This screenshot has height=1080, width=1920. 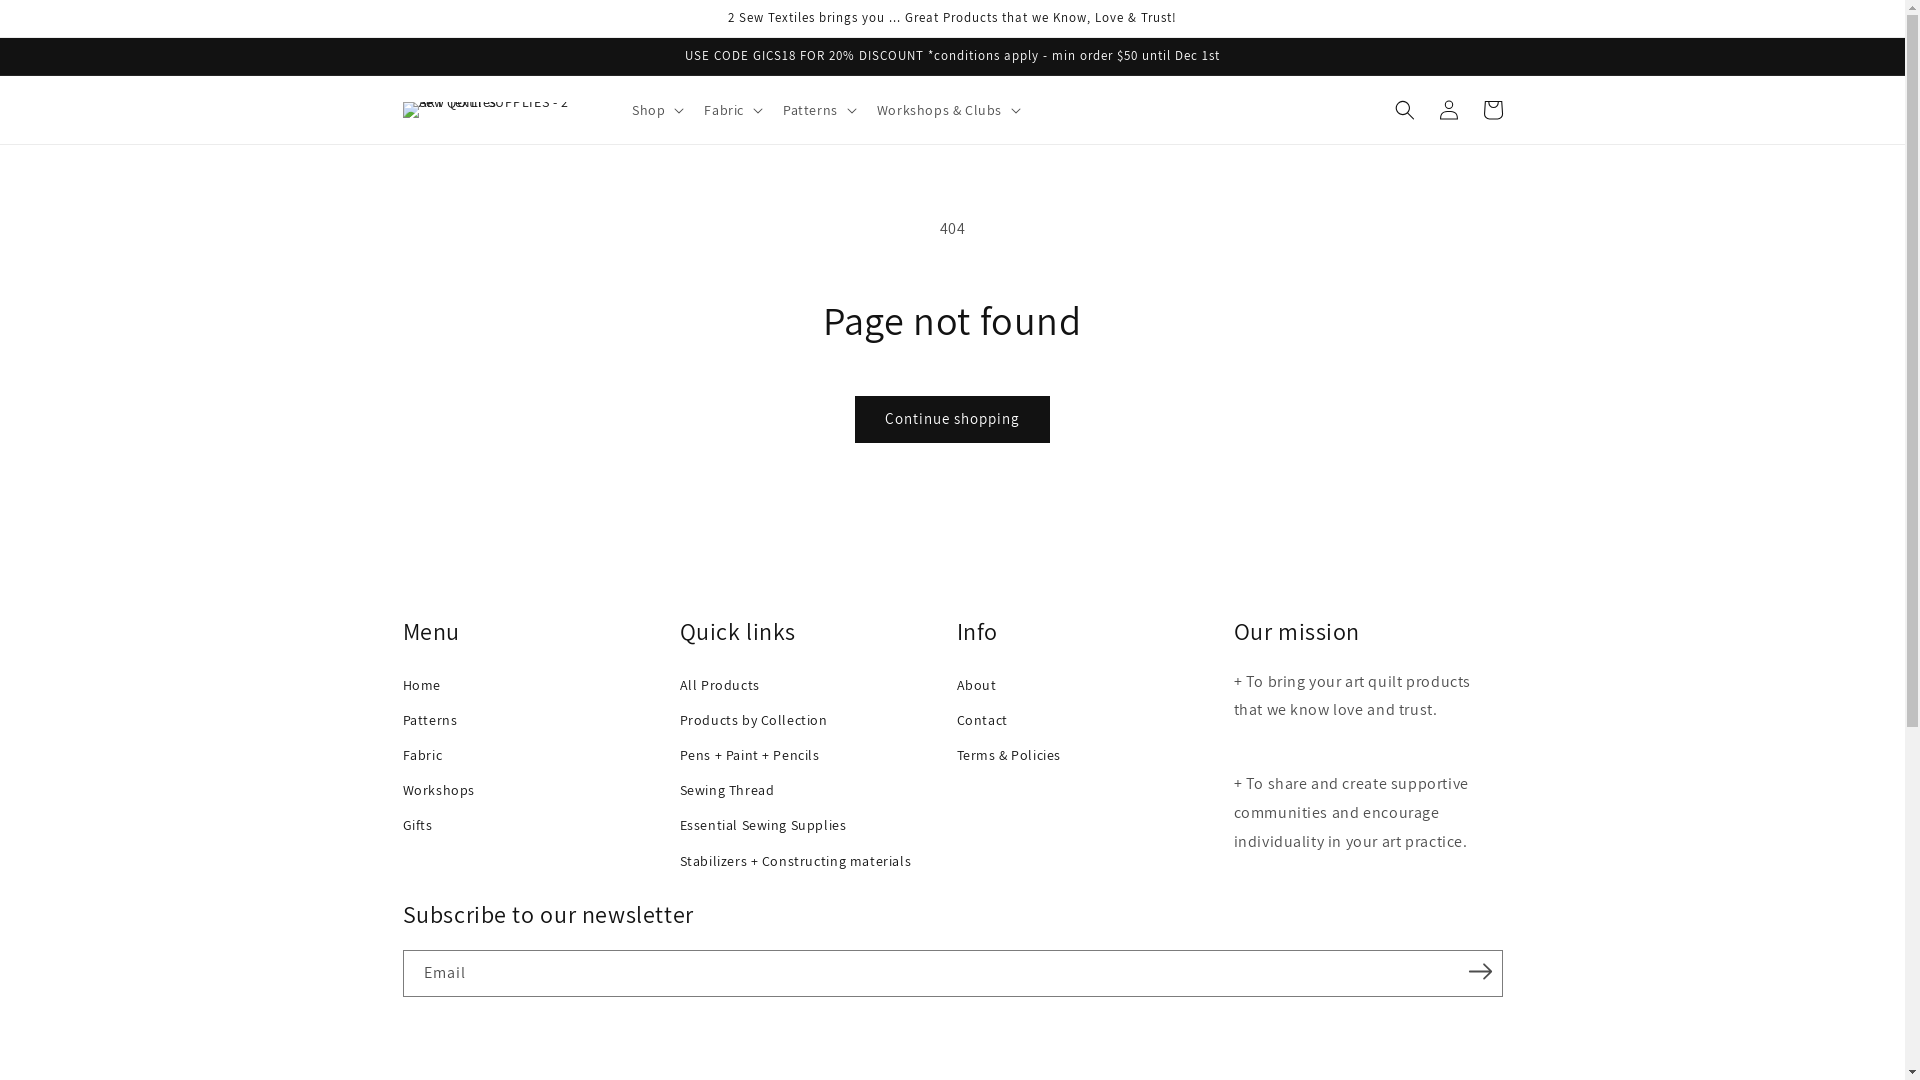 I want to click on 'Terms & Policies', so click(x=1089, y=755).